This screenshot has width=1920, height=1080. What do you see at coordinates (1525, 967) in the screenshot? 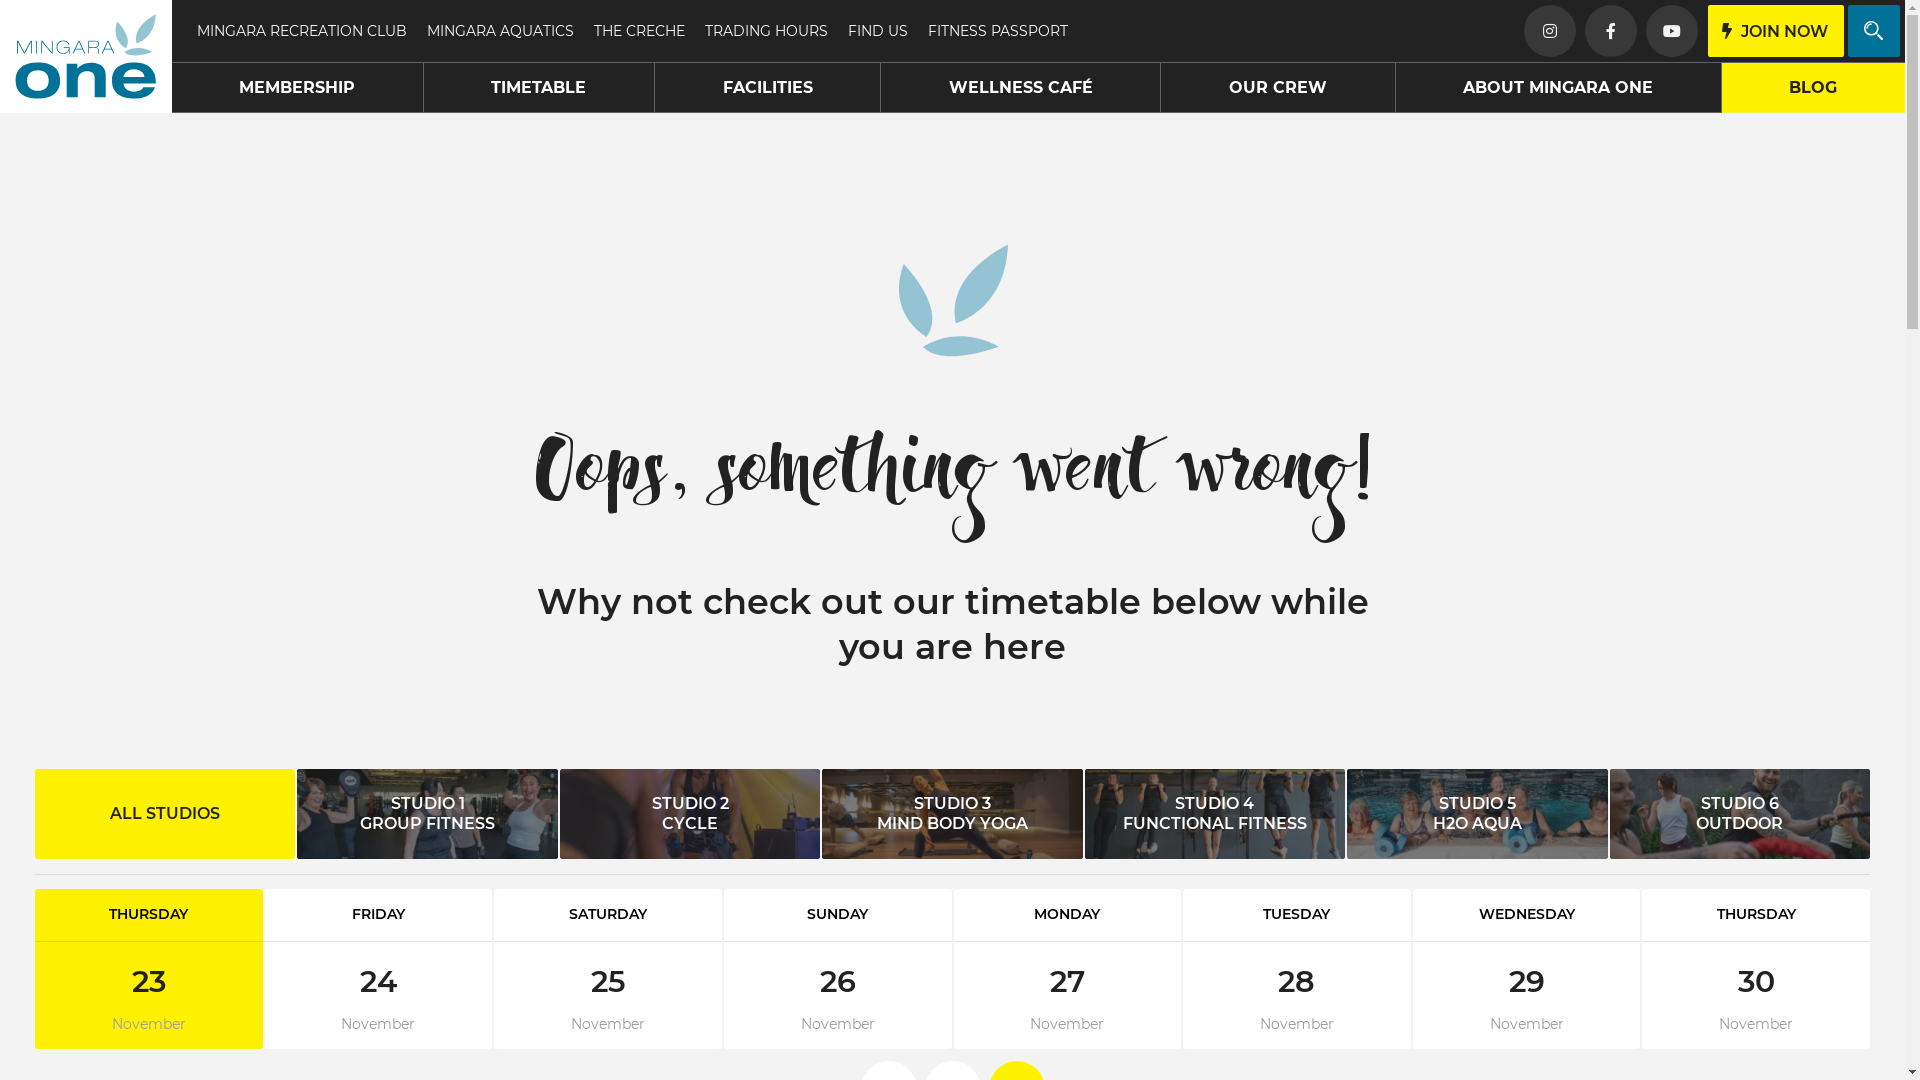
I see `'WEDNESDAY` at bounding box center [1525, 967].